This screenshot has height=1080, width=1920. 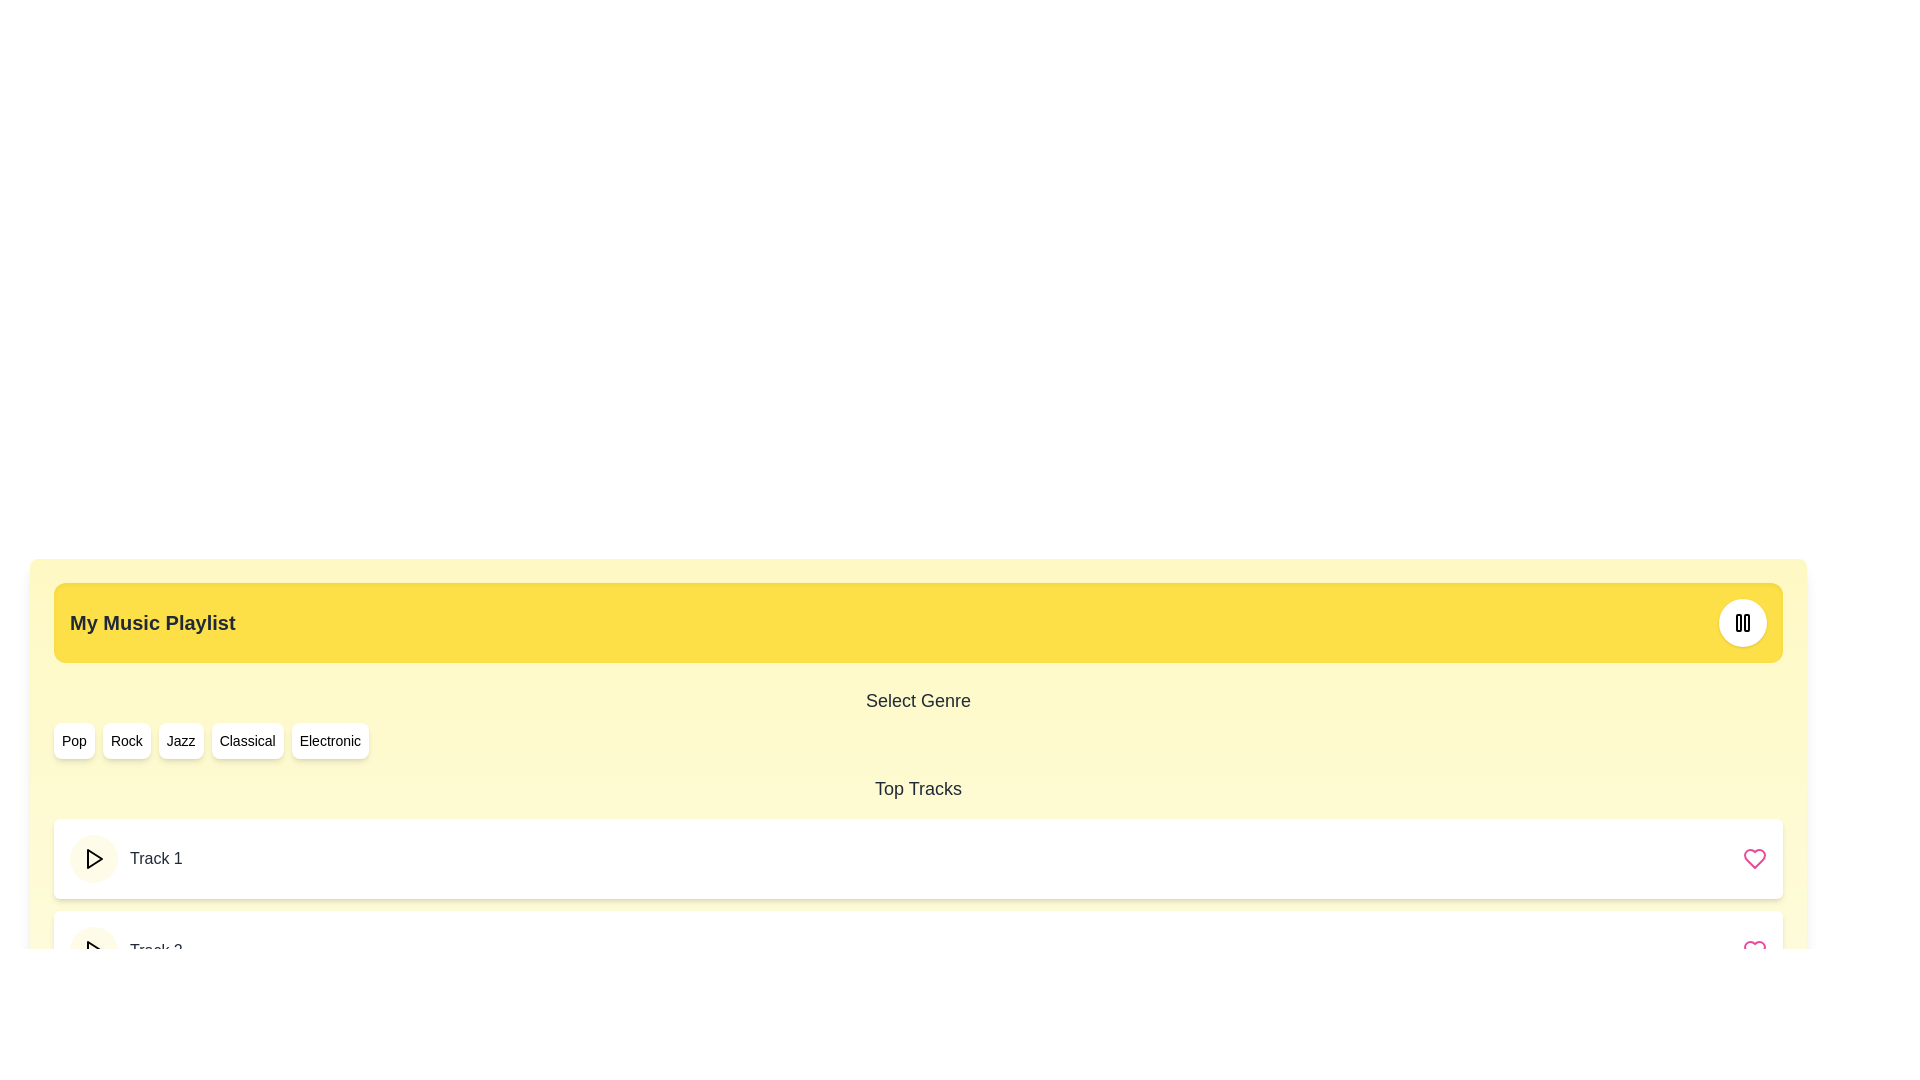 I want to click on the play button of the first list item 'Track 1' in the 'Top Tracks' list, so click(x=917, y=858).